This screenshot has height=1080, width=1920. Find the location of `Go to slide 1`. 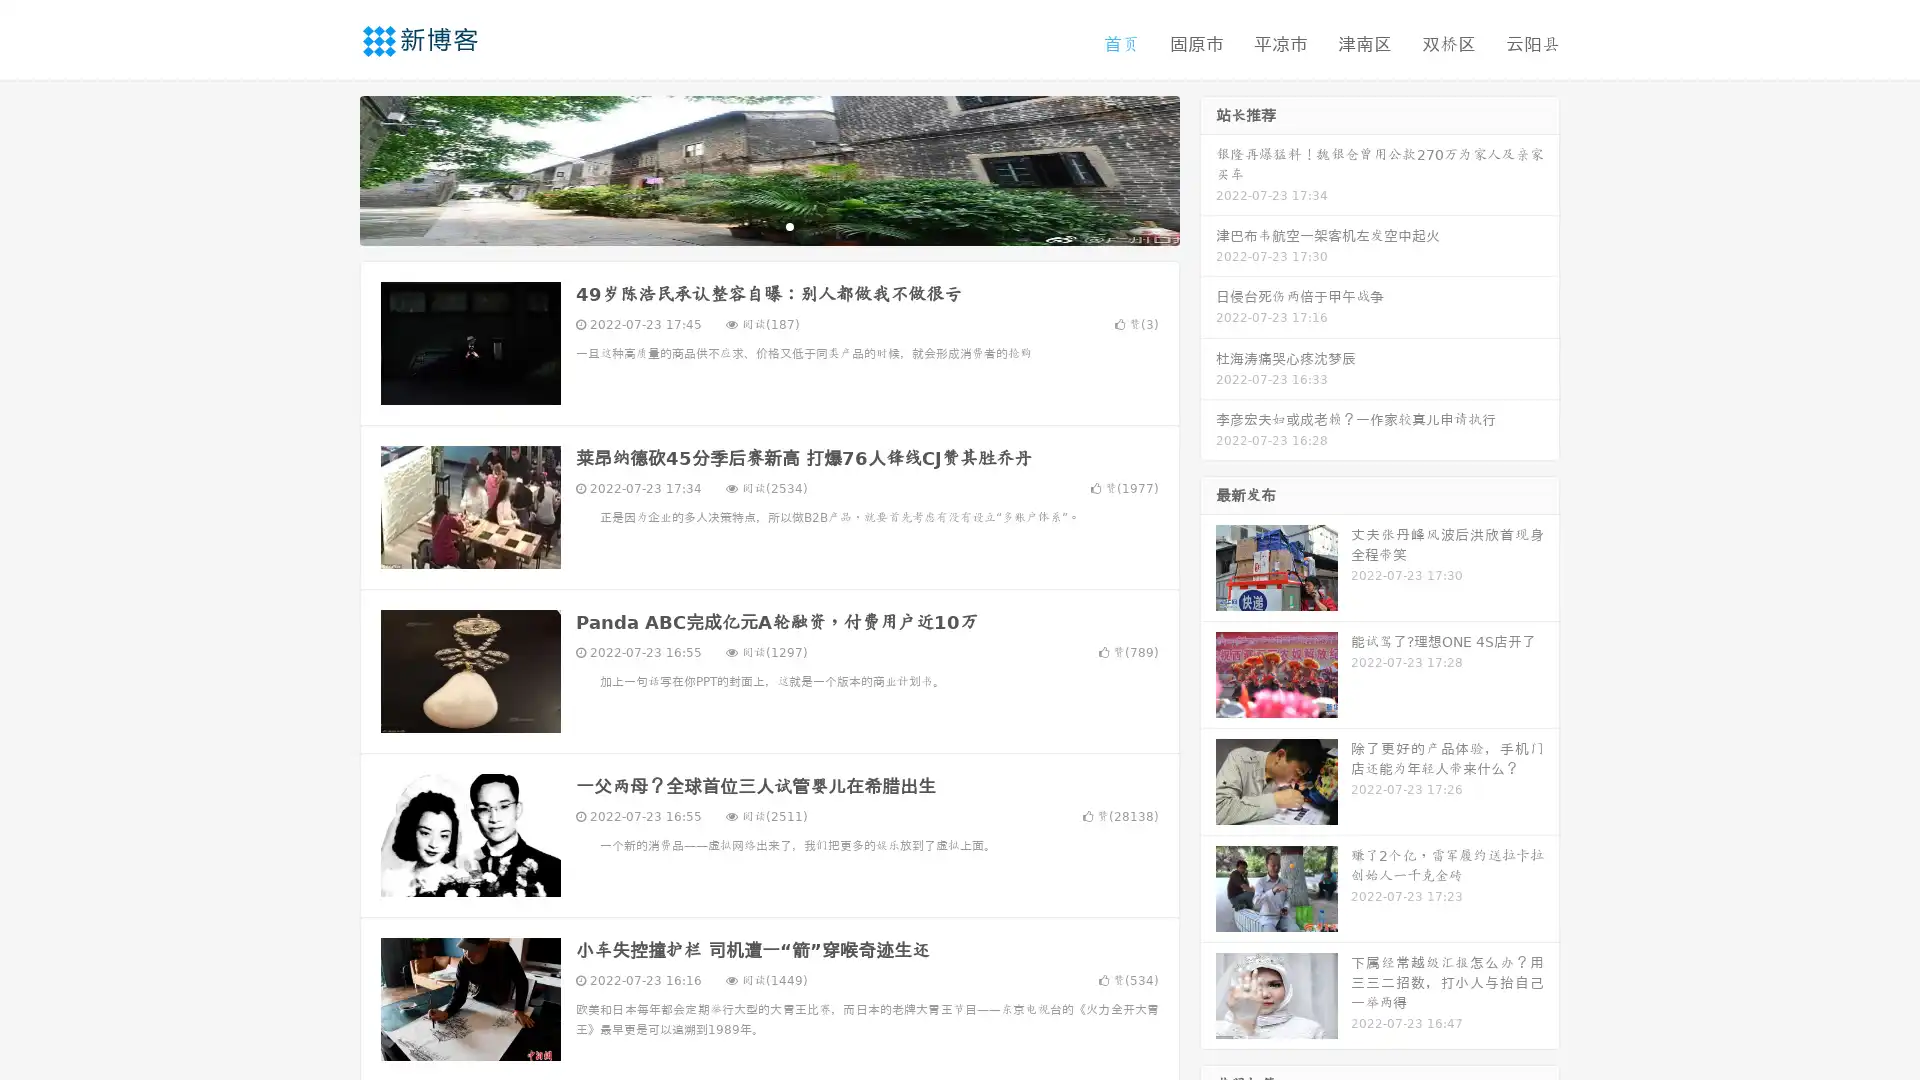

Go to slide 1 is located at coordinates (748, 225).